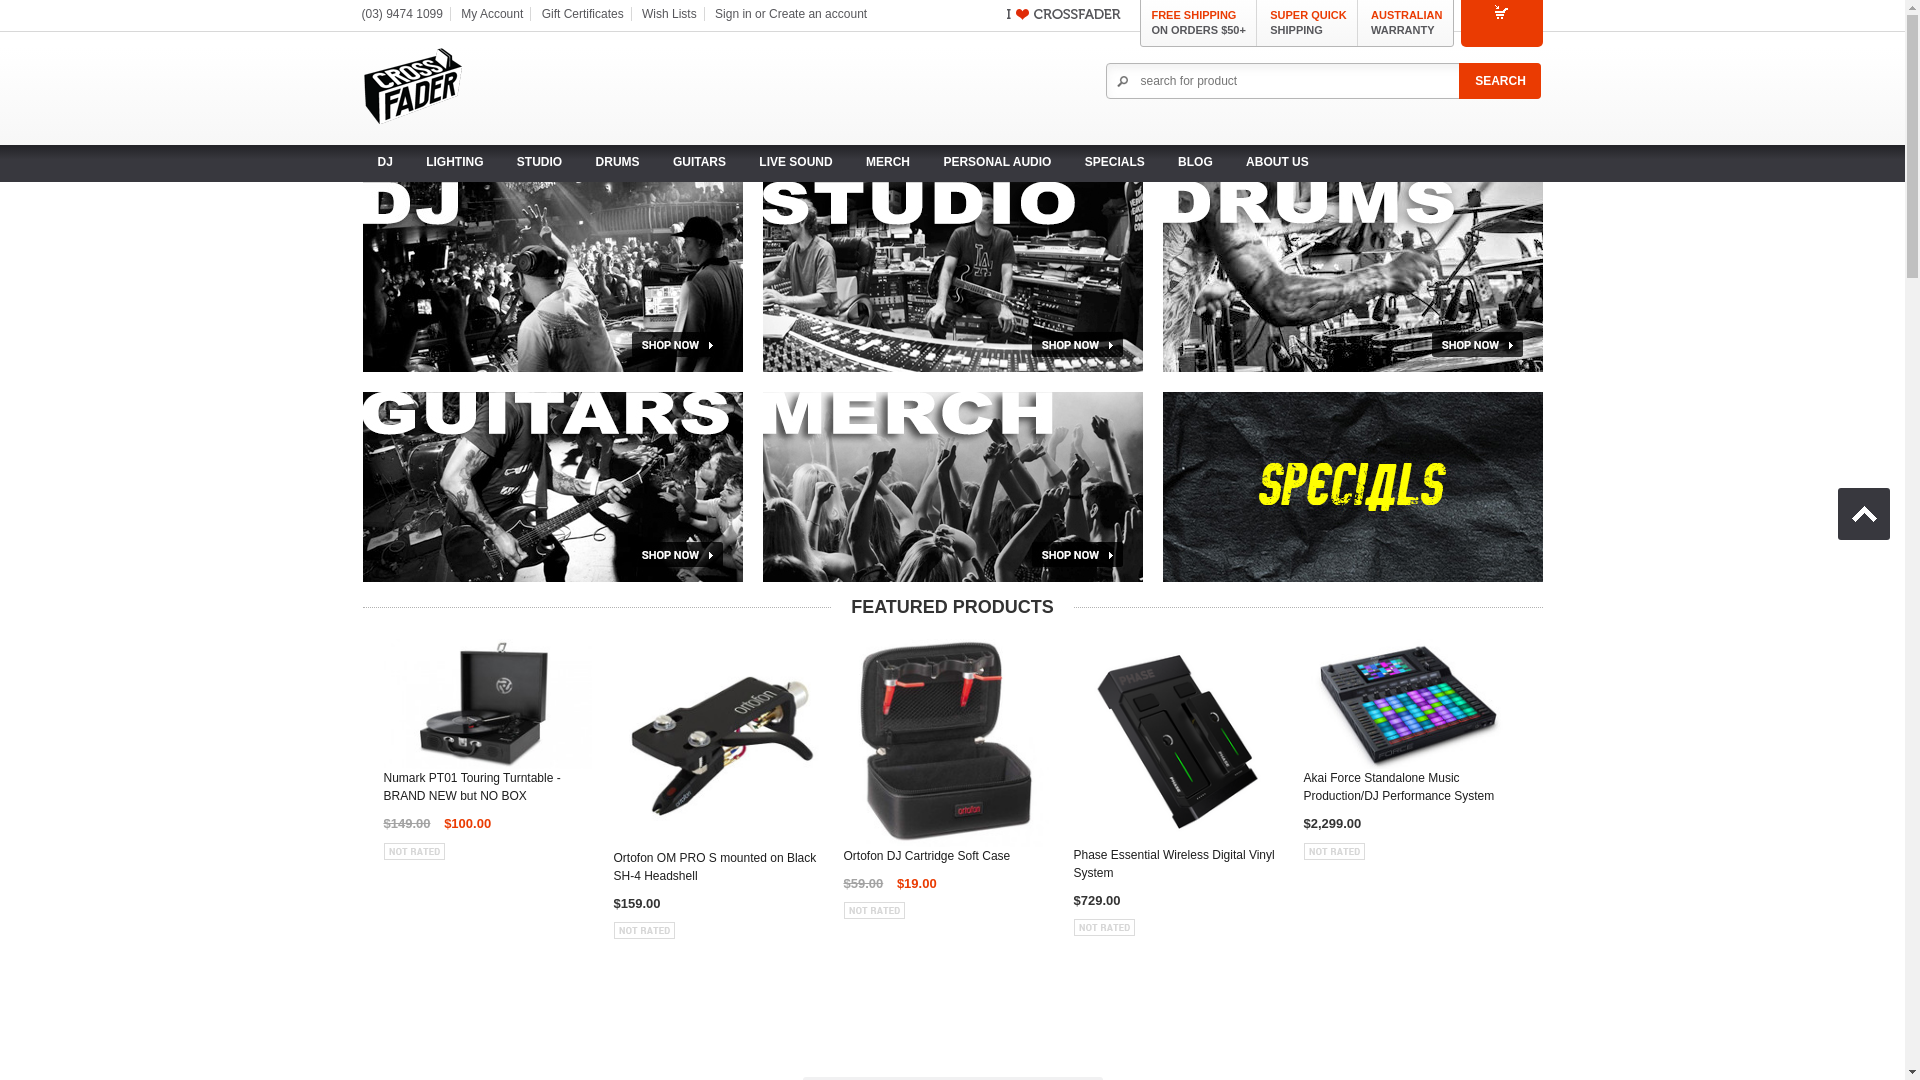 The height and width of the screenshot is (1080, 1920). Describe the element at coordinates (1862, 512) in the screenshot. I see `'Back to Top'` at that location.